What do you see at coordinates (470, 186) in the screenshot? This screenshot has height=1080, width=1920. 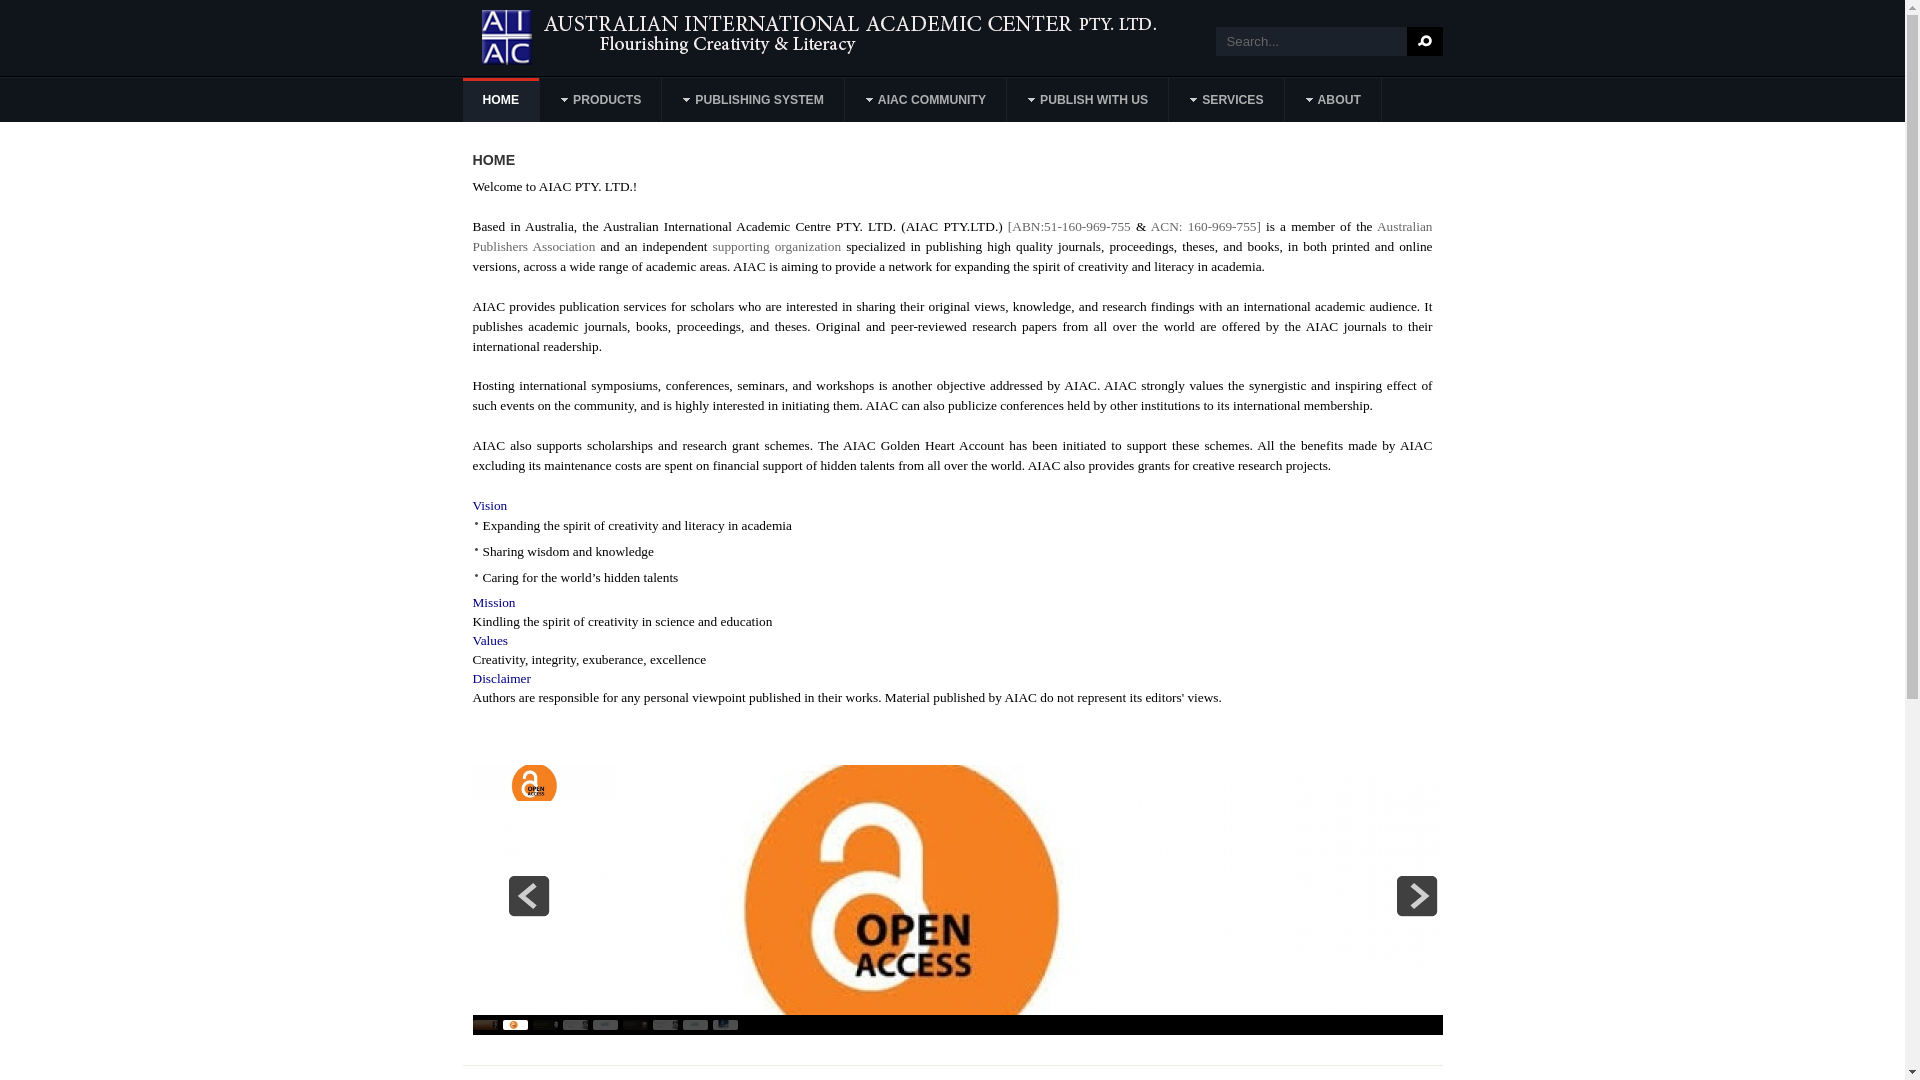 I see `'Welcome to AIAC PTY. LTD.!'` at bounding box center [470, 186].